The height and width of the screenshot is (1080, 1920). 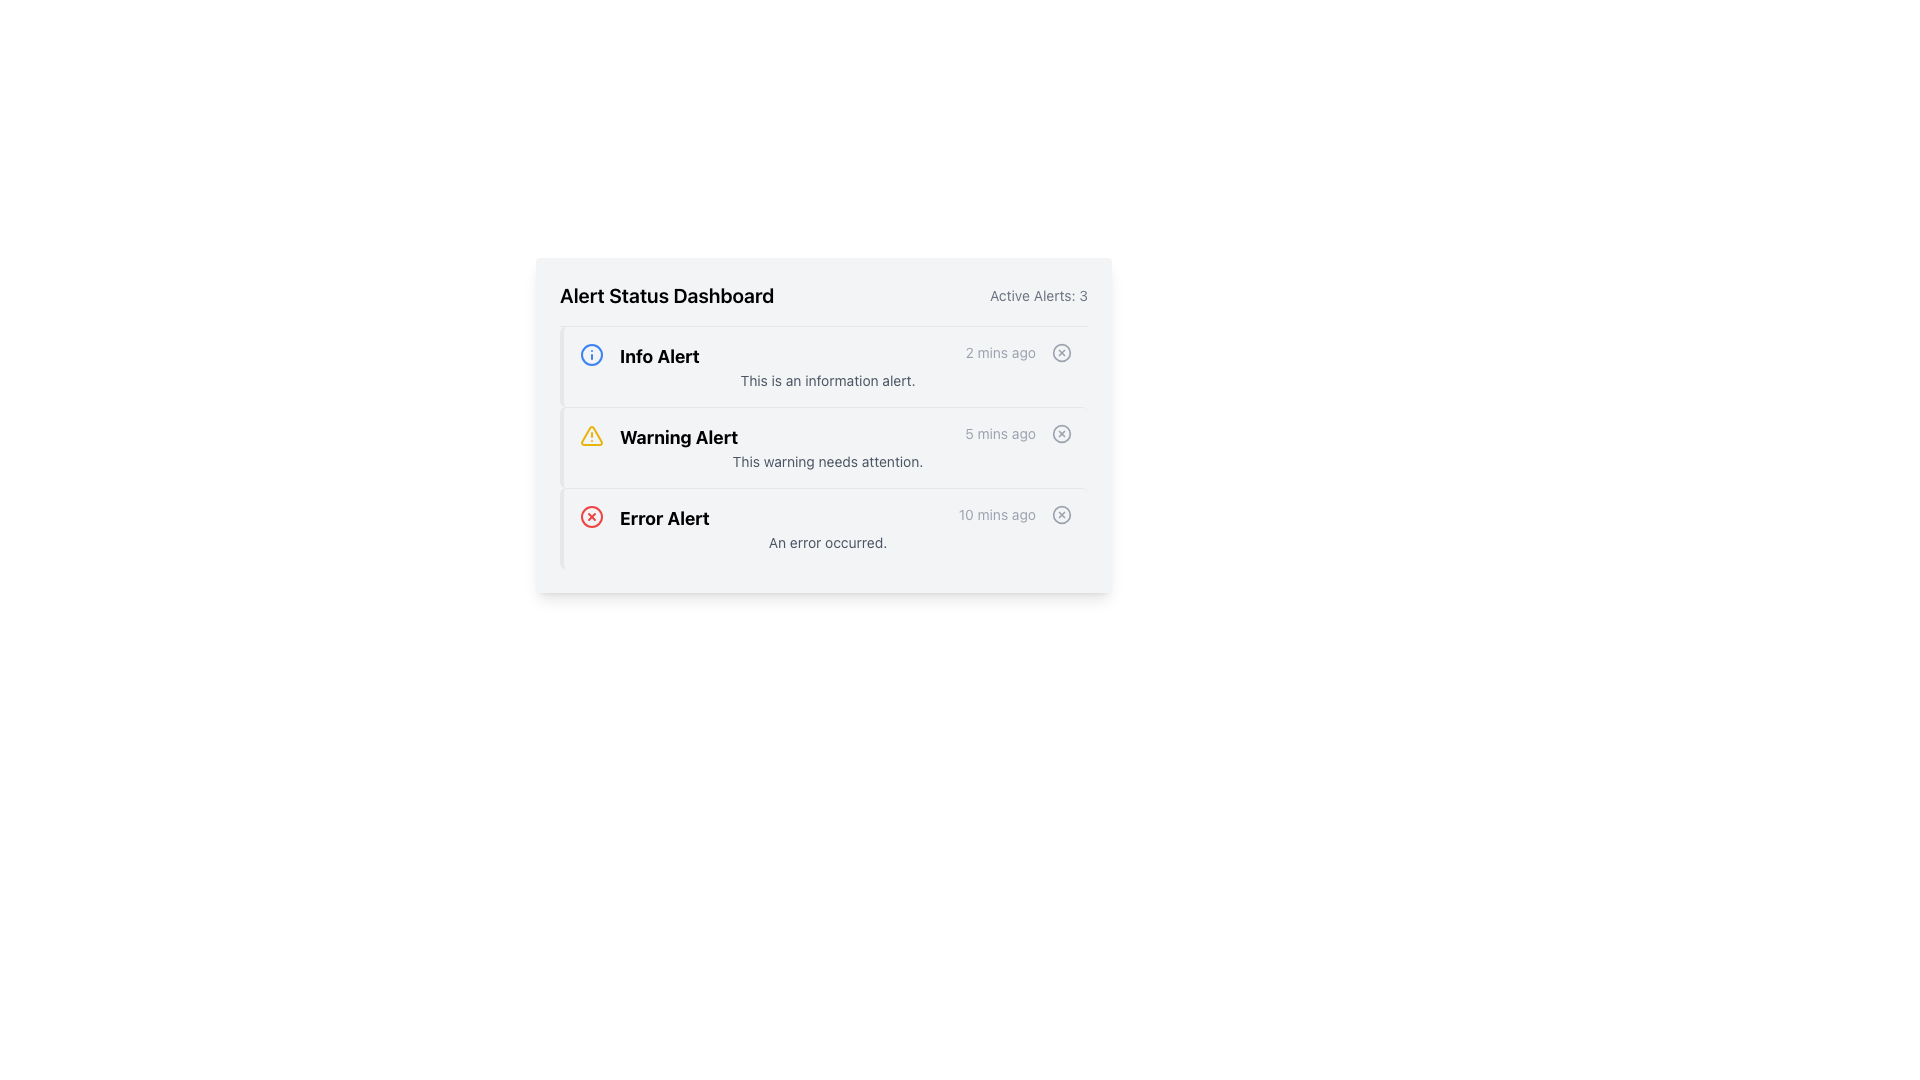 I want to click on styling of the 'Warning Alert' label, which is displayed in bold, large font within the first notification panel of the second notification block, so click(x=679, y=437).